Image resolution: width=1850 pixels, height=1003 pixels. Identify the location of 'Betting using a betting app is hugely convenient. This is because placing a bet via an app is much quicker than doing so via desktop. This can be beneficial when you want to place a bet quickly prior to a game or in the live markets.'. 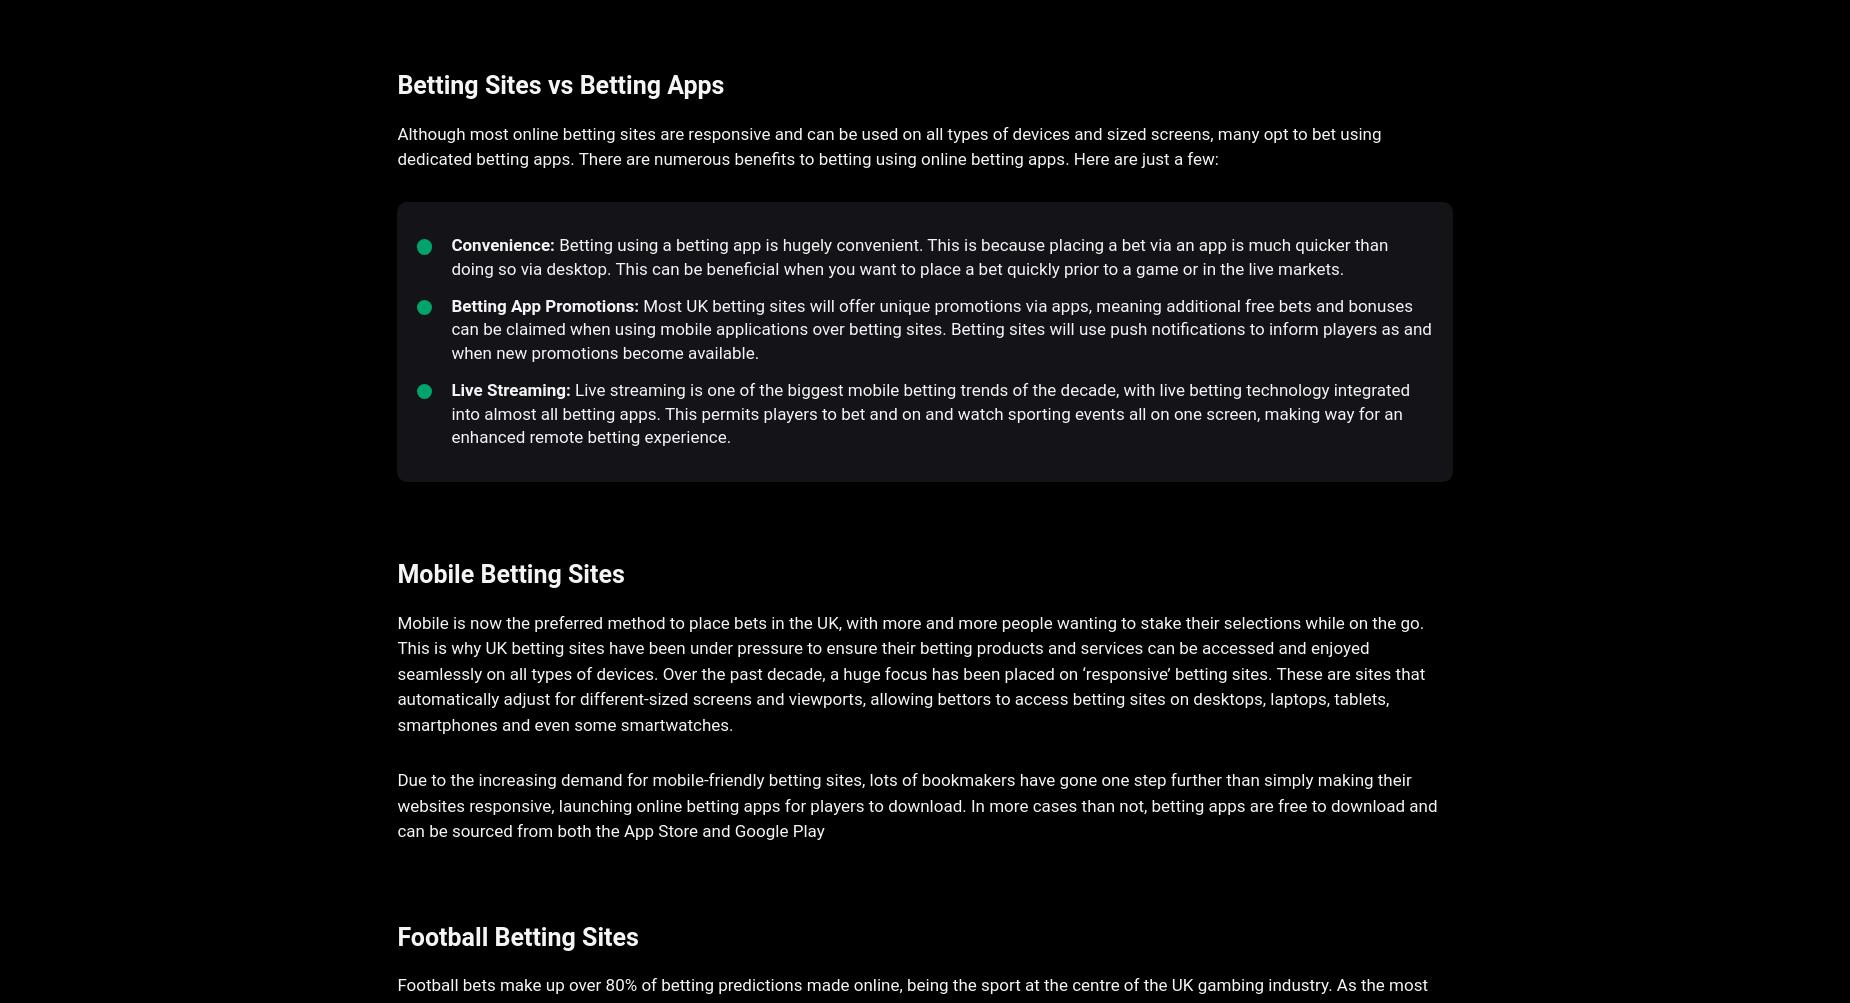
(919, 256).